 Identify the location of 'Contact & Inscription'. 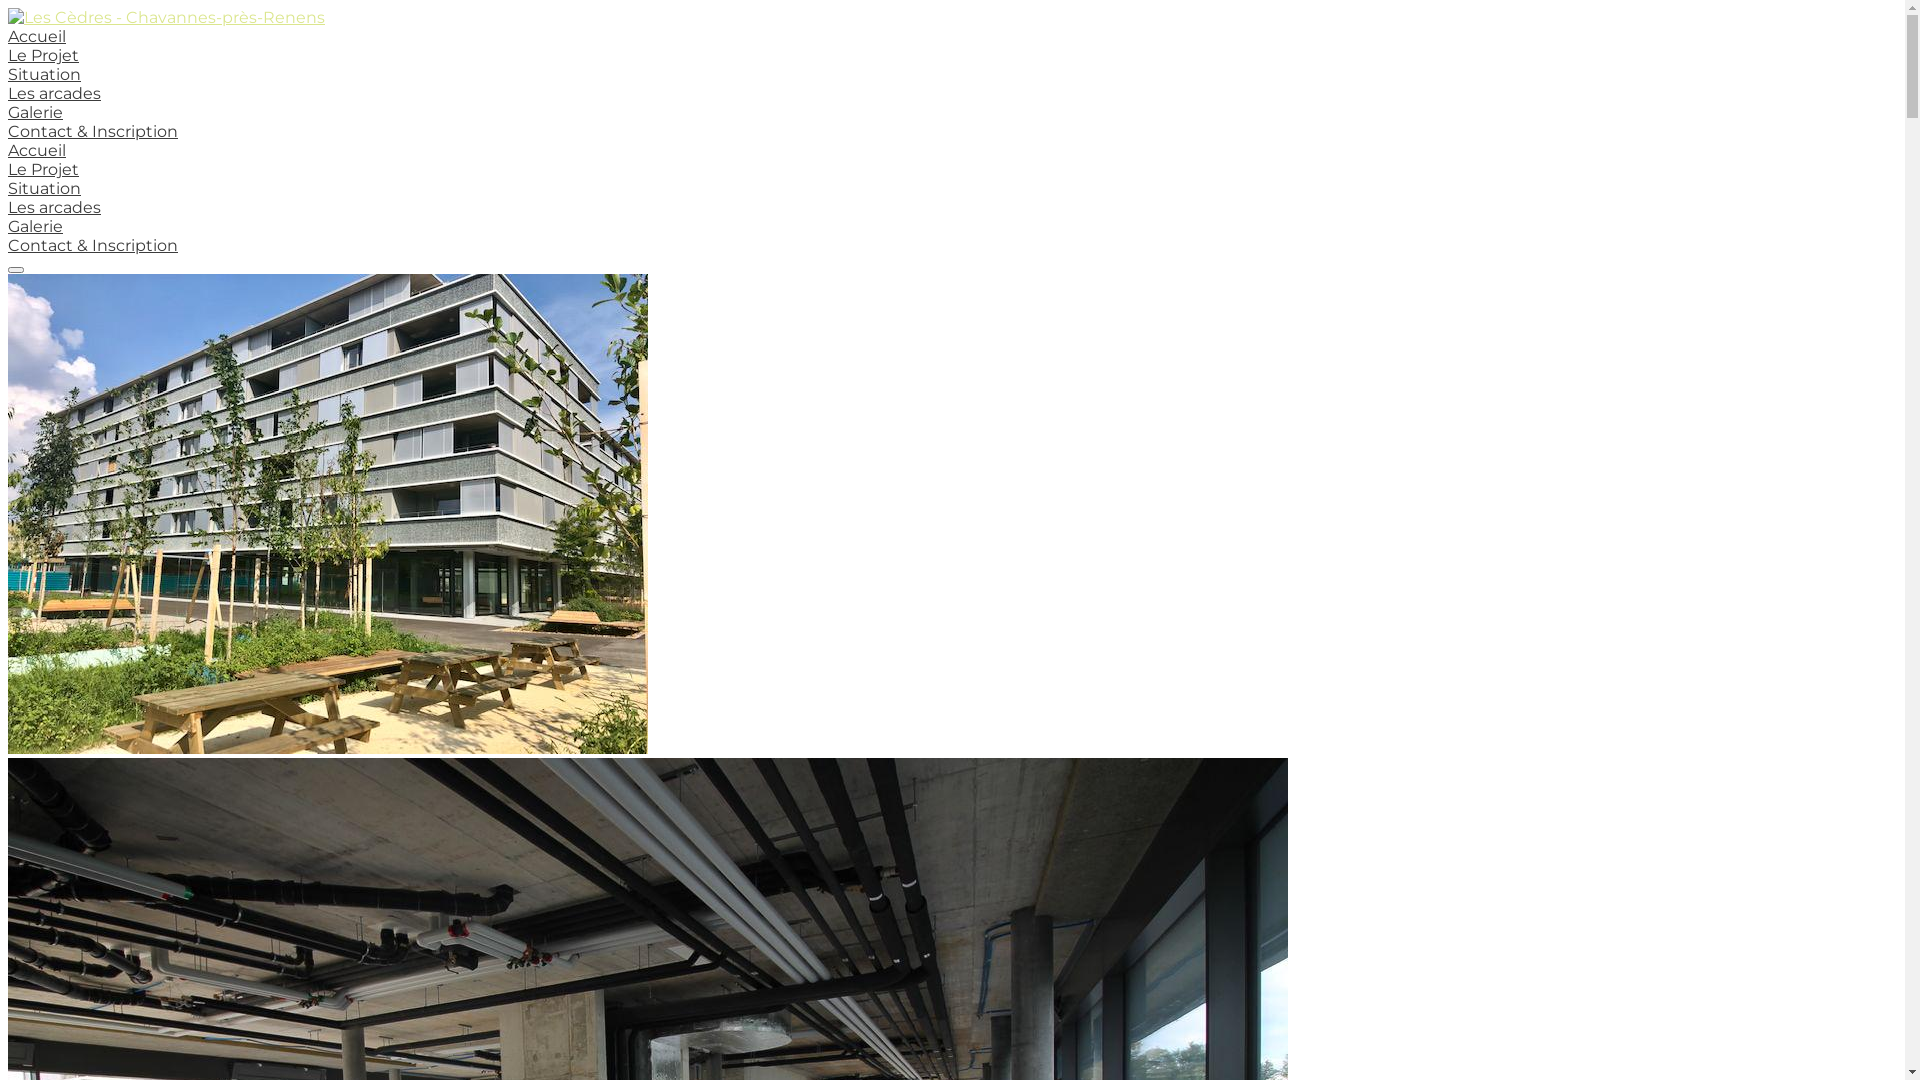
(91, 131).